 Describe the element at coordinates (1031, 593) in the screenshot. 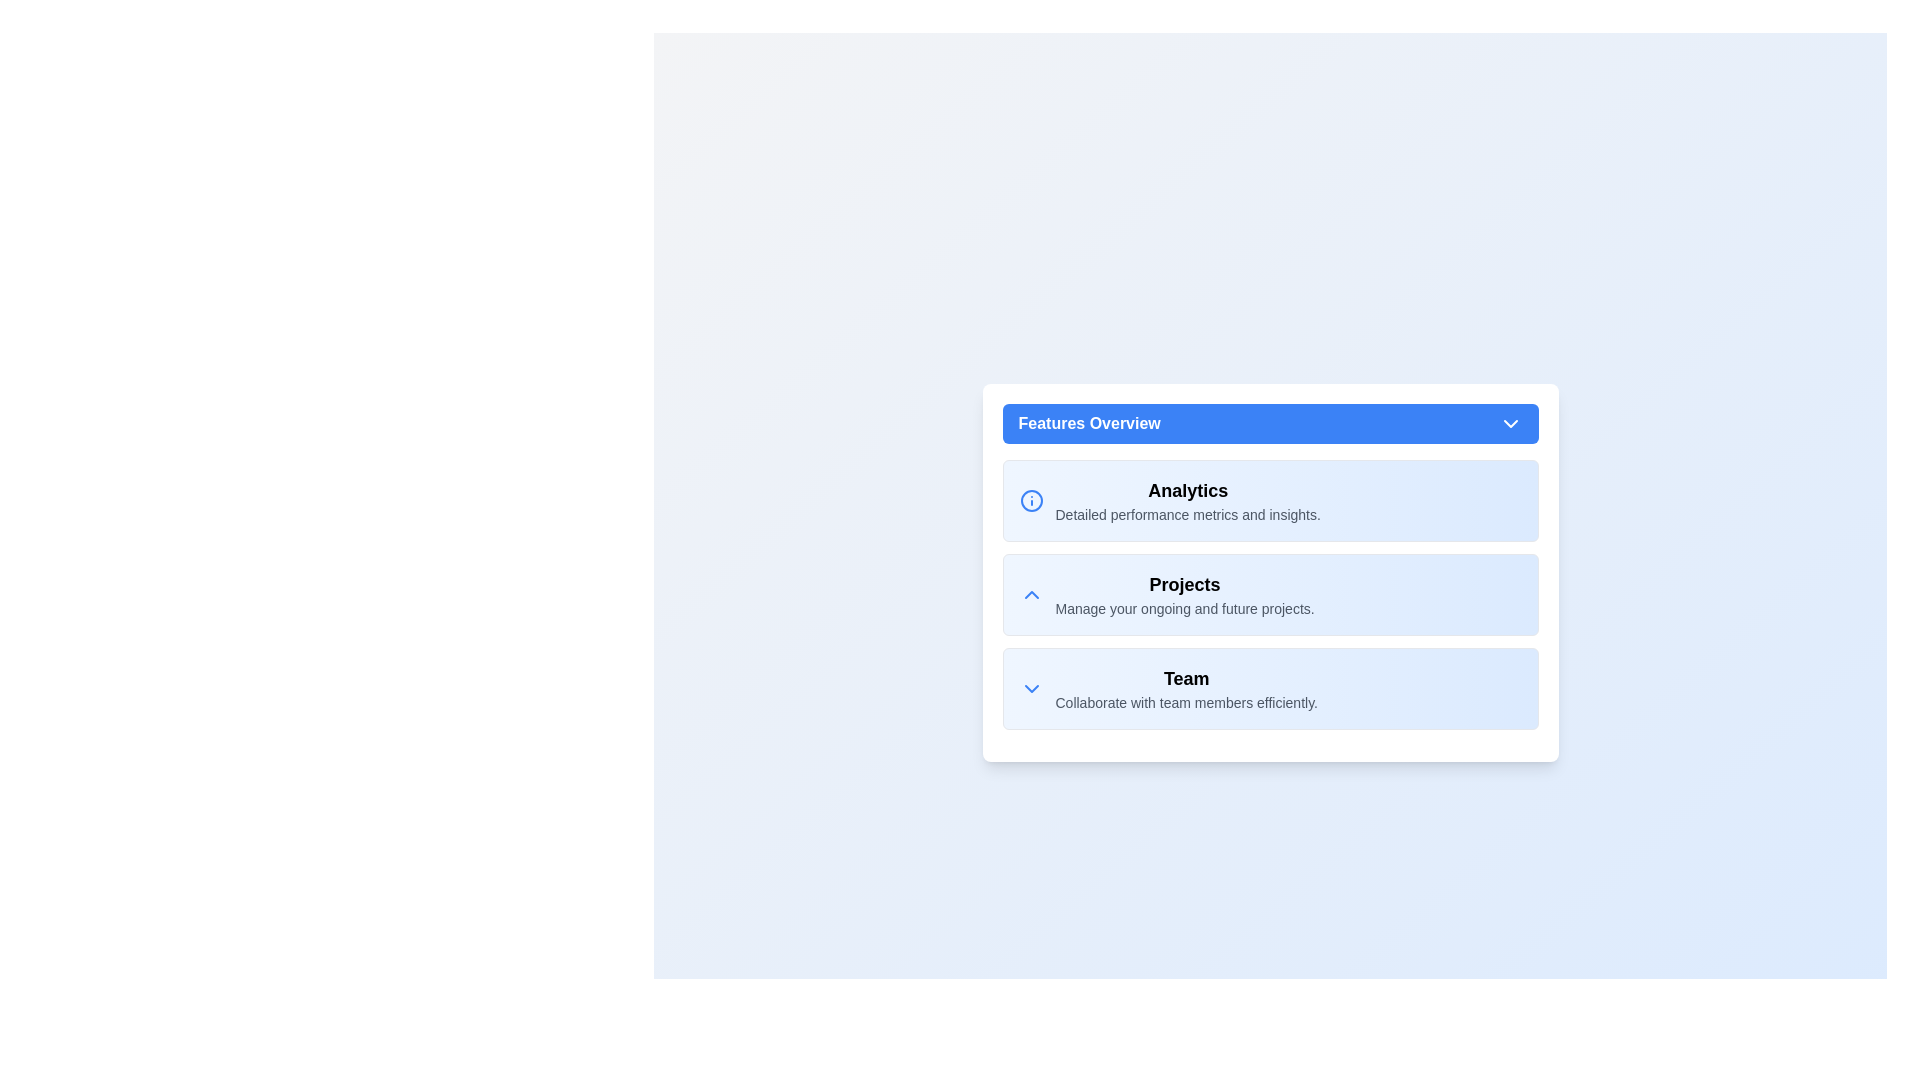

I see `the small blue chevron icon pointing upward next to the 'Projects' section` at that location.